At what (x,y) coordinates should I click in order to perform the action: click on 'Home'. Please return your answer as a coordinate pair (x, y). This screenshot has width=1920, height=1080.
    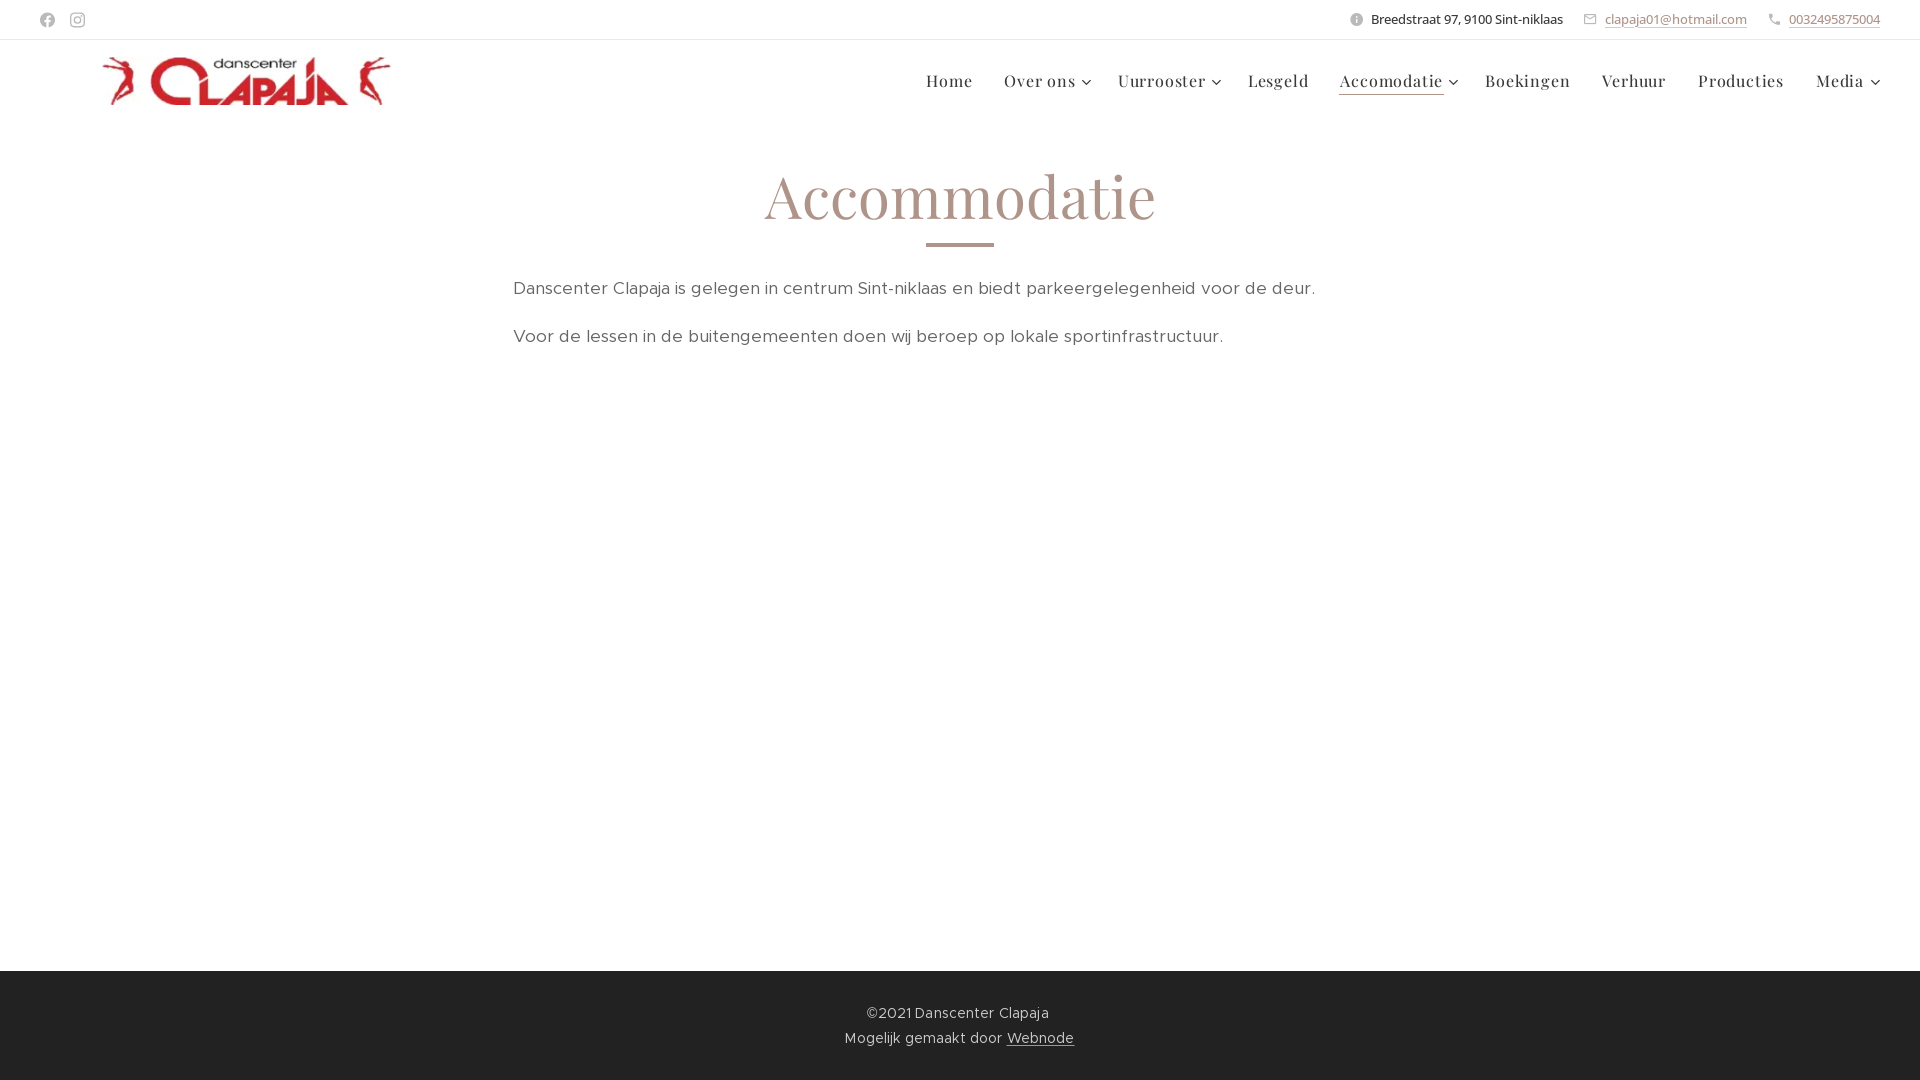
    Looking at the image, I should click on (953, 80).